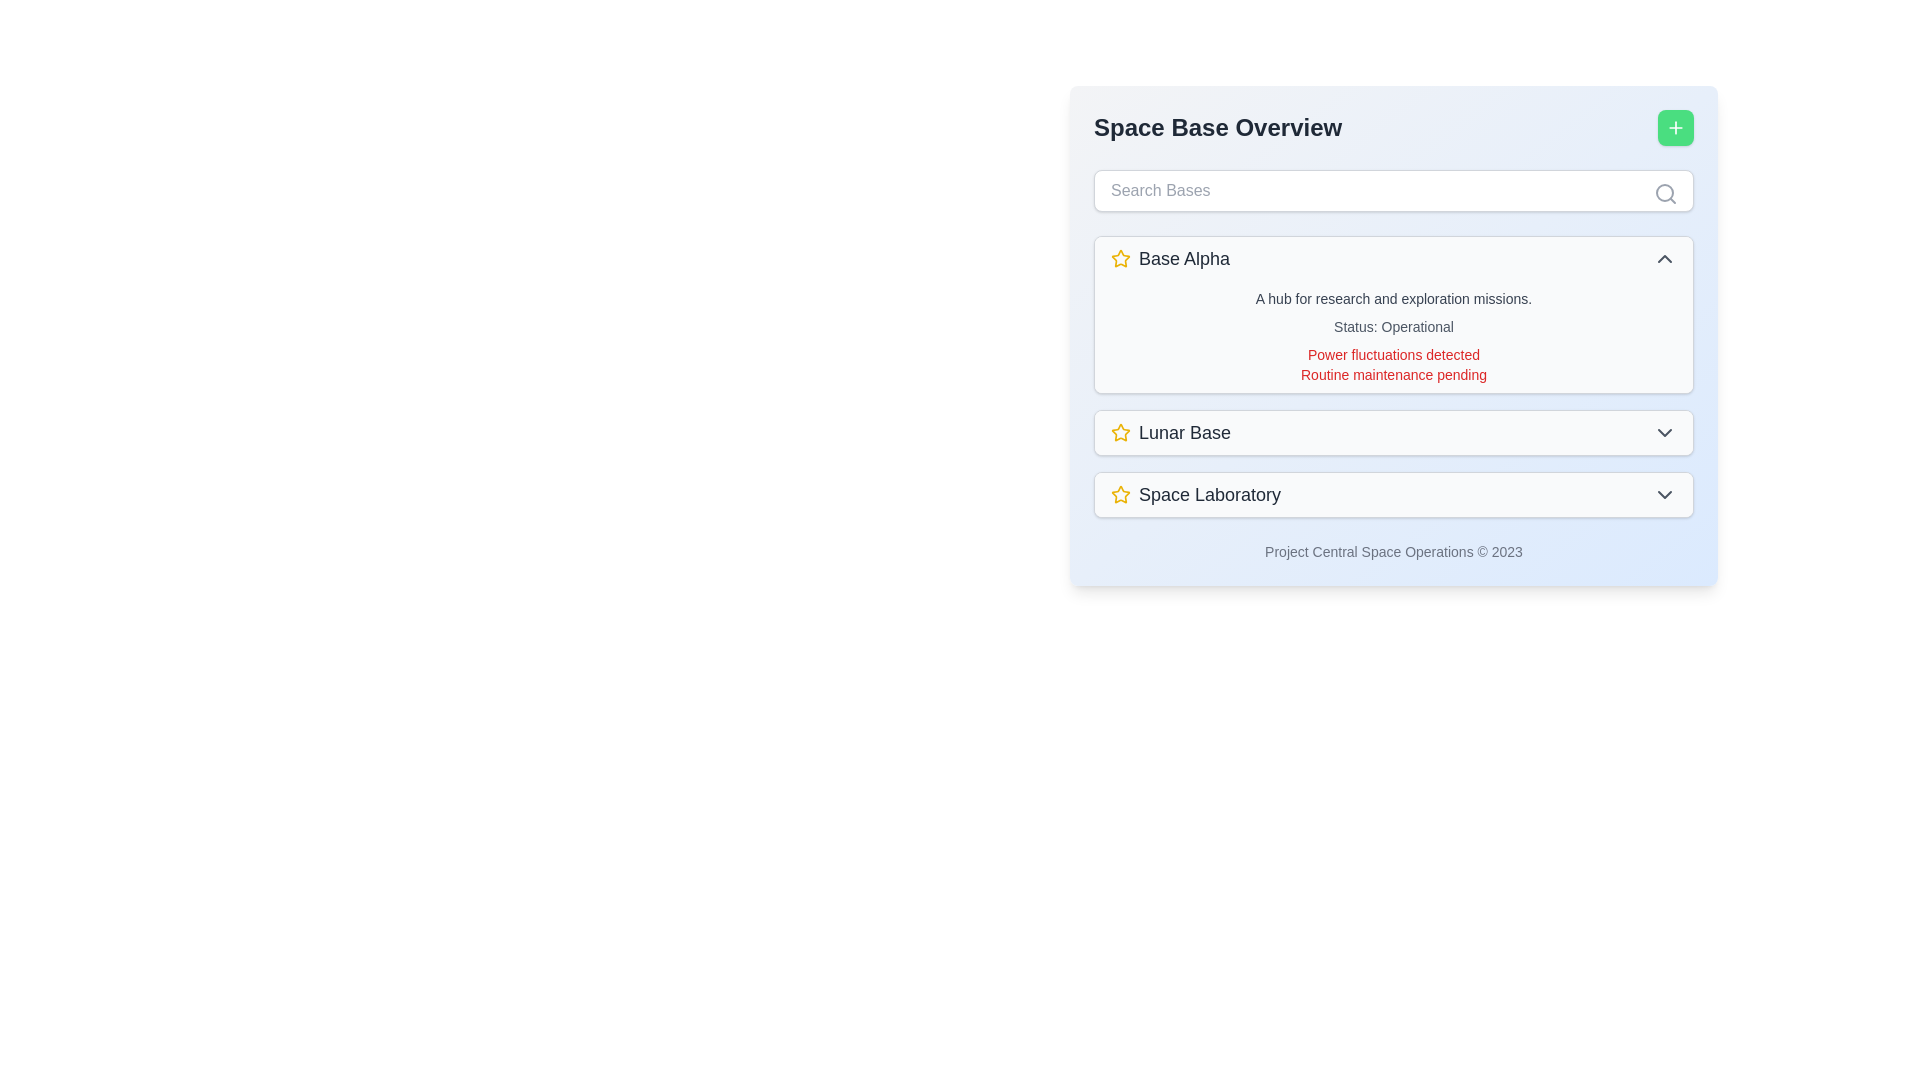  Describe the element at coordinates (1392, 326) in the screenshot. I see `the Text Label displaying 'Status: Operational' in gray font, which indicates the operational status of 'Base Alpha.'` at that location.